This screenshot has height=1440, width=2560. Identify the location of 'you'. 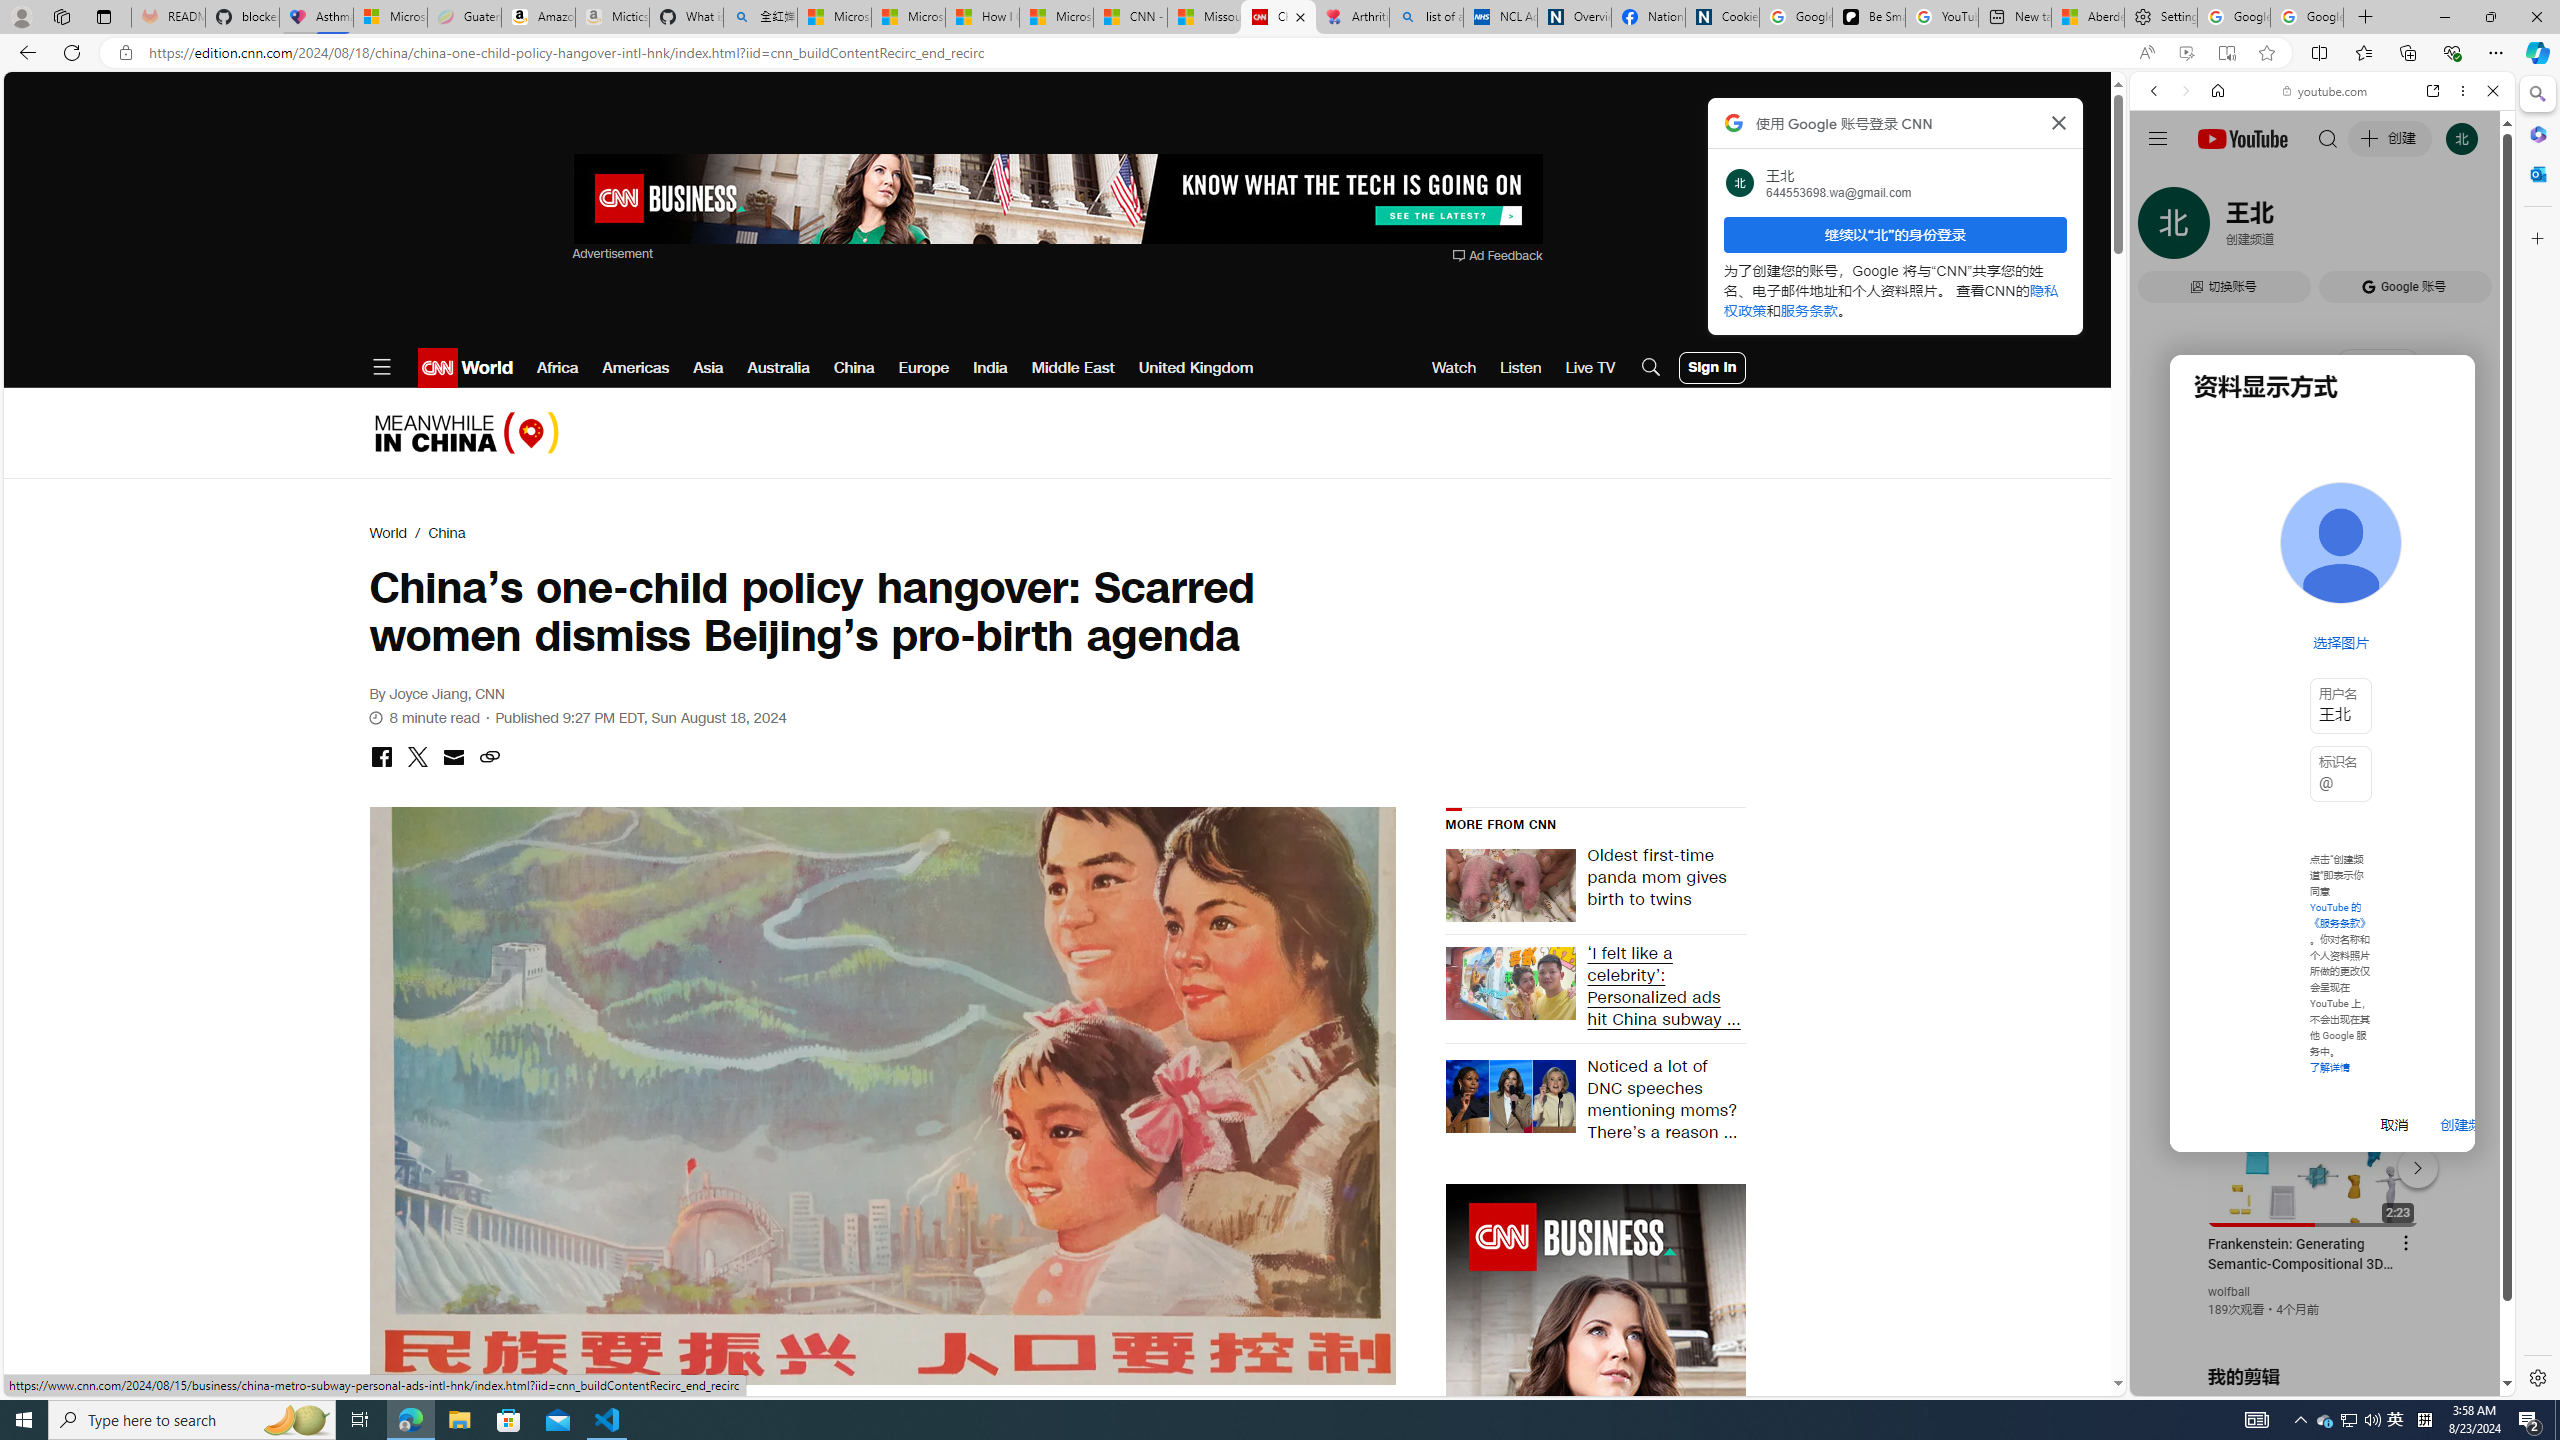
(2314, 1328).